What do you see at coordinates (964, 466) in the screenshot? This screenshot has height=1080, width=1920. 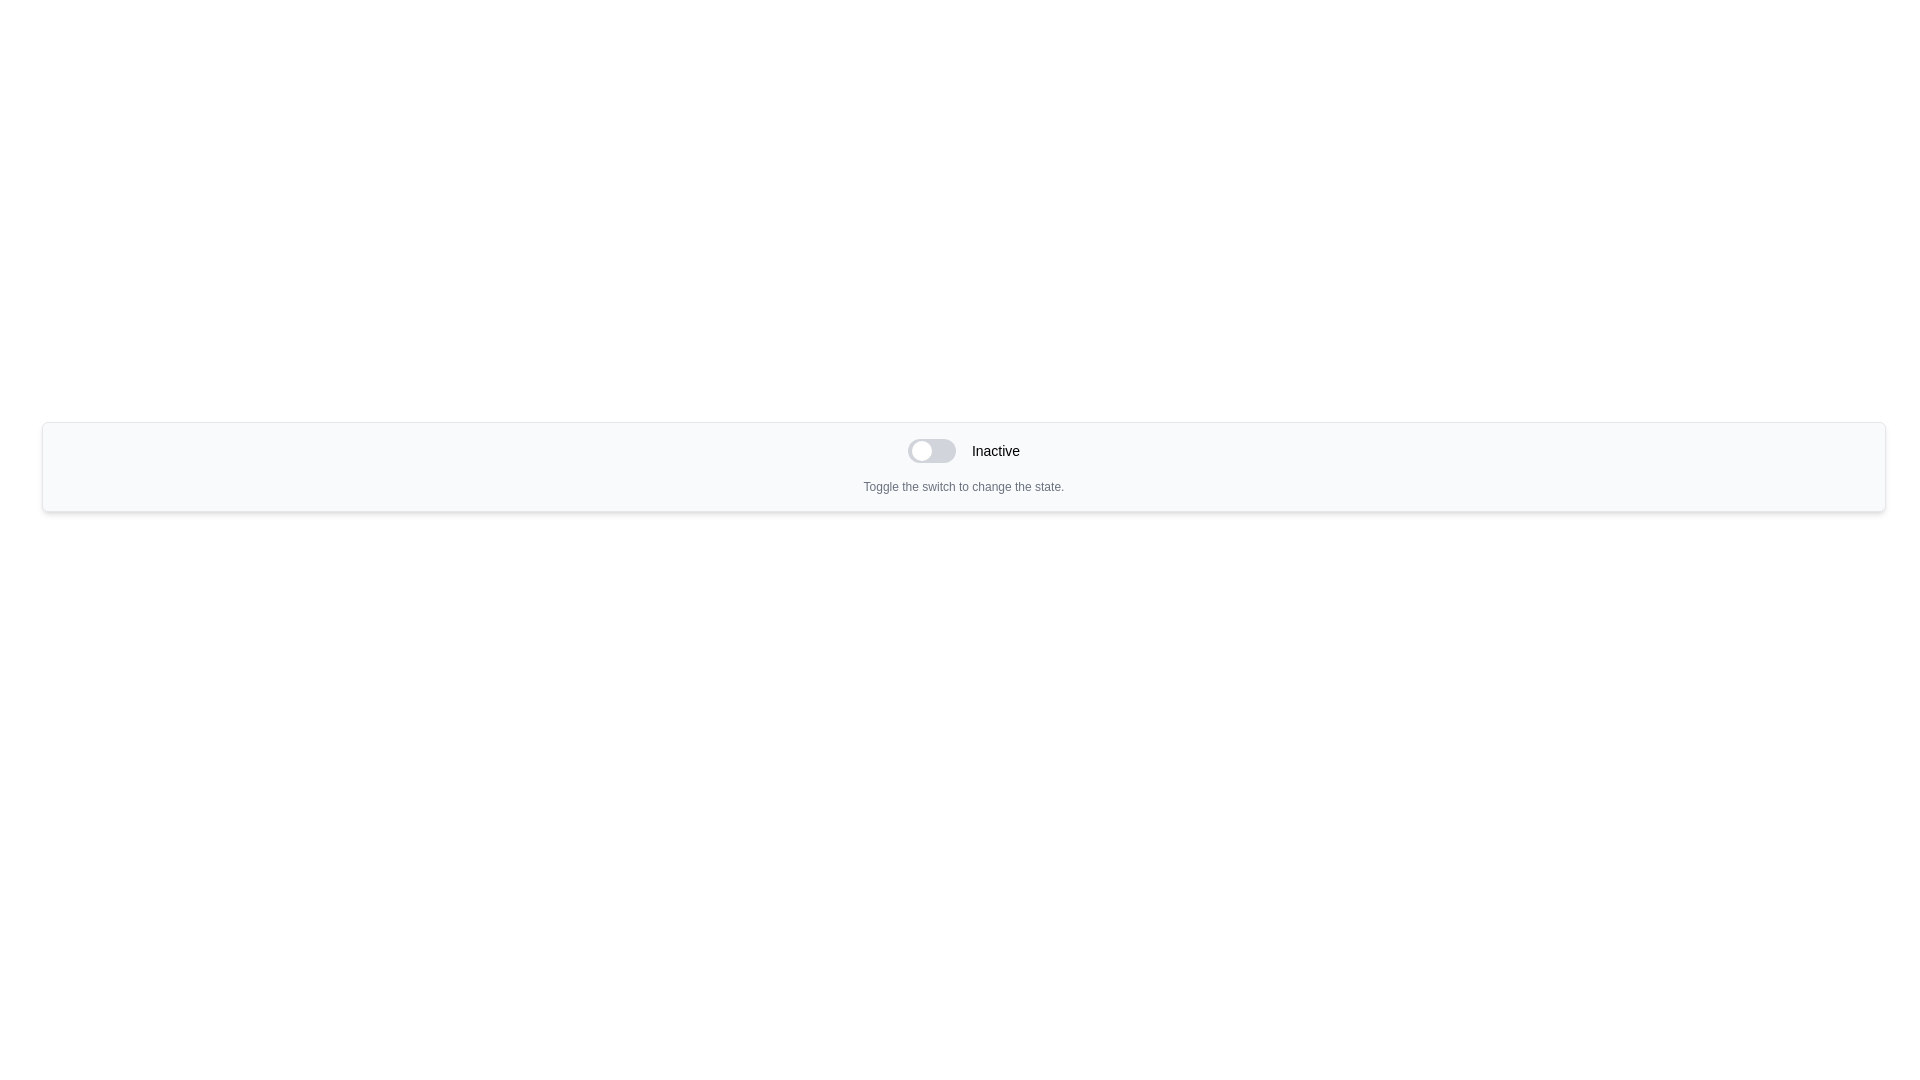 I see `instructions displayed below the Toggle switch labeled 'Toggle the switch to change the state.'` at bounding box center [964, 466].